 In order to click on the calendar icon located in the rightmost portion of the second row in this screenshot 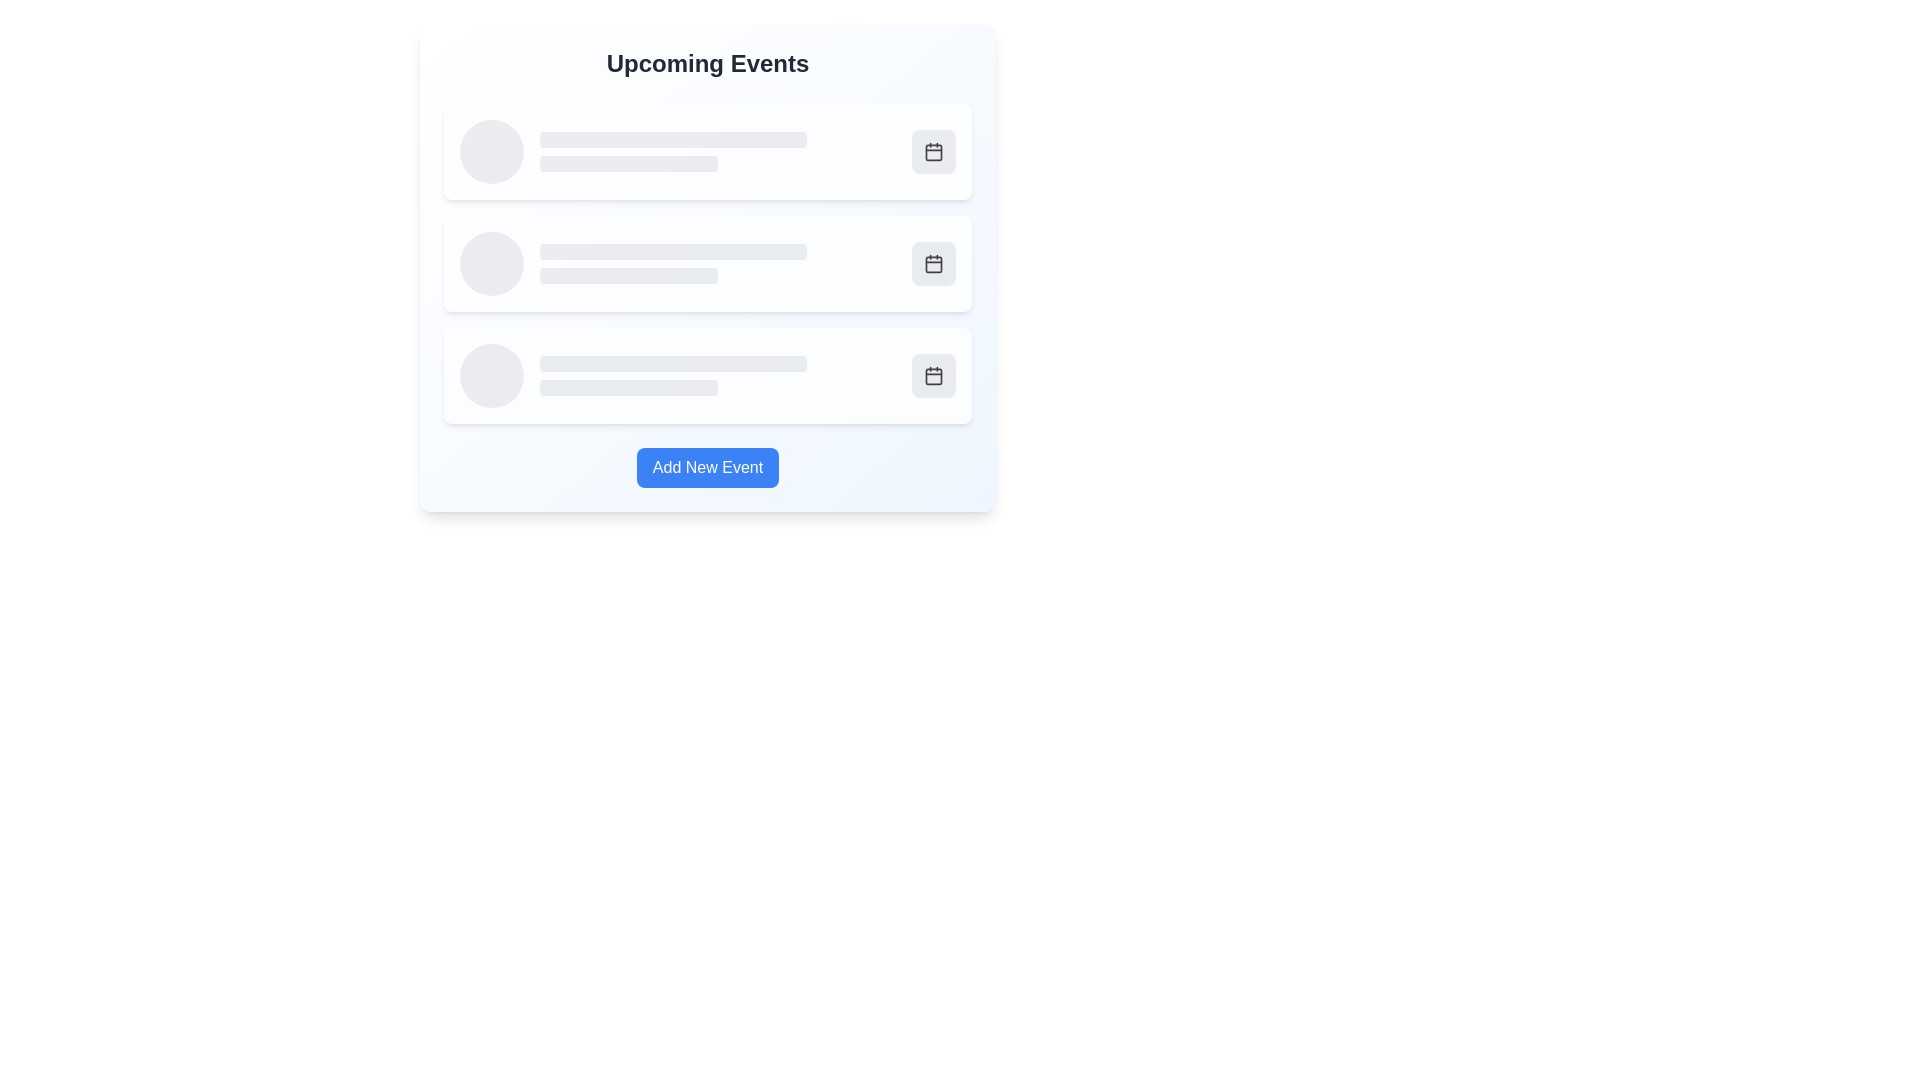, I will do `click(933, 262)`.